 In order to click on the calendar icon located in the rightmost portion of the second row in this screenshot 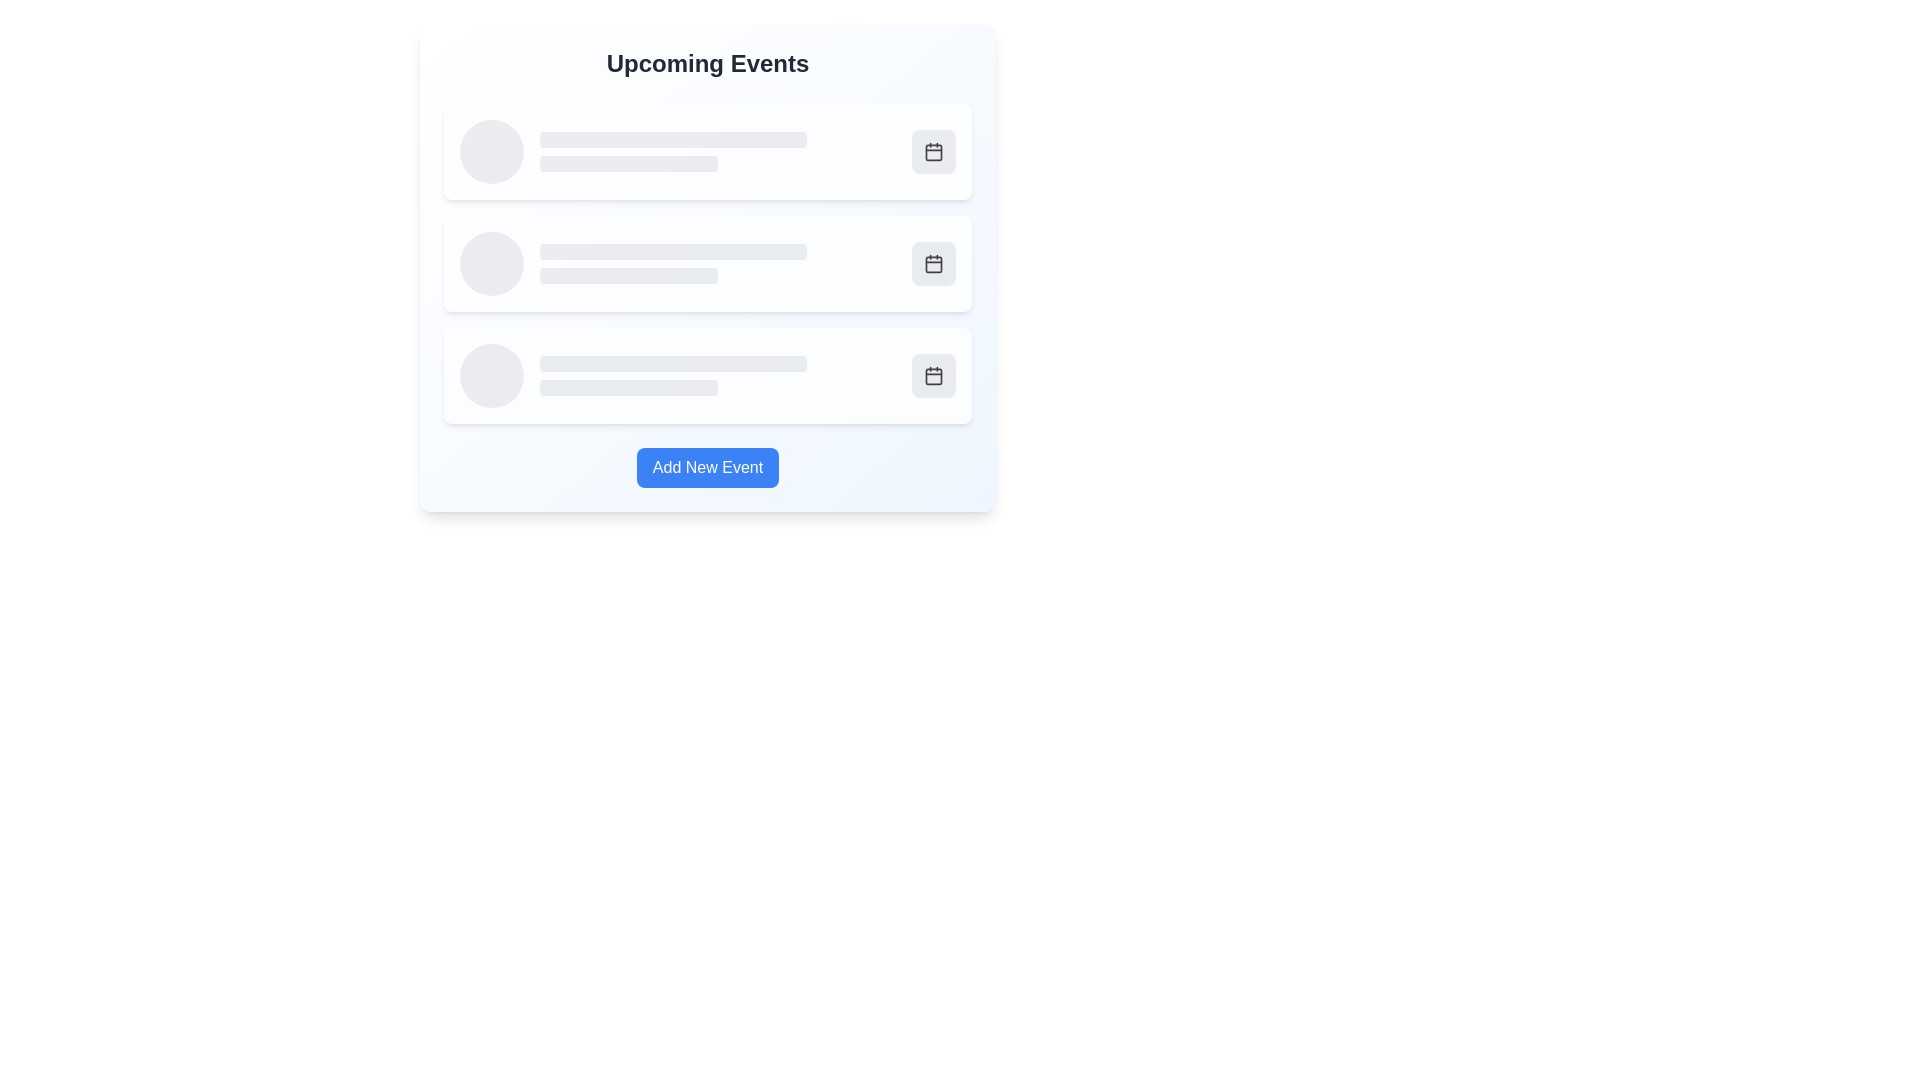, I will do `click(933, 262)`.